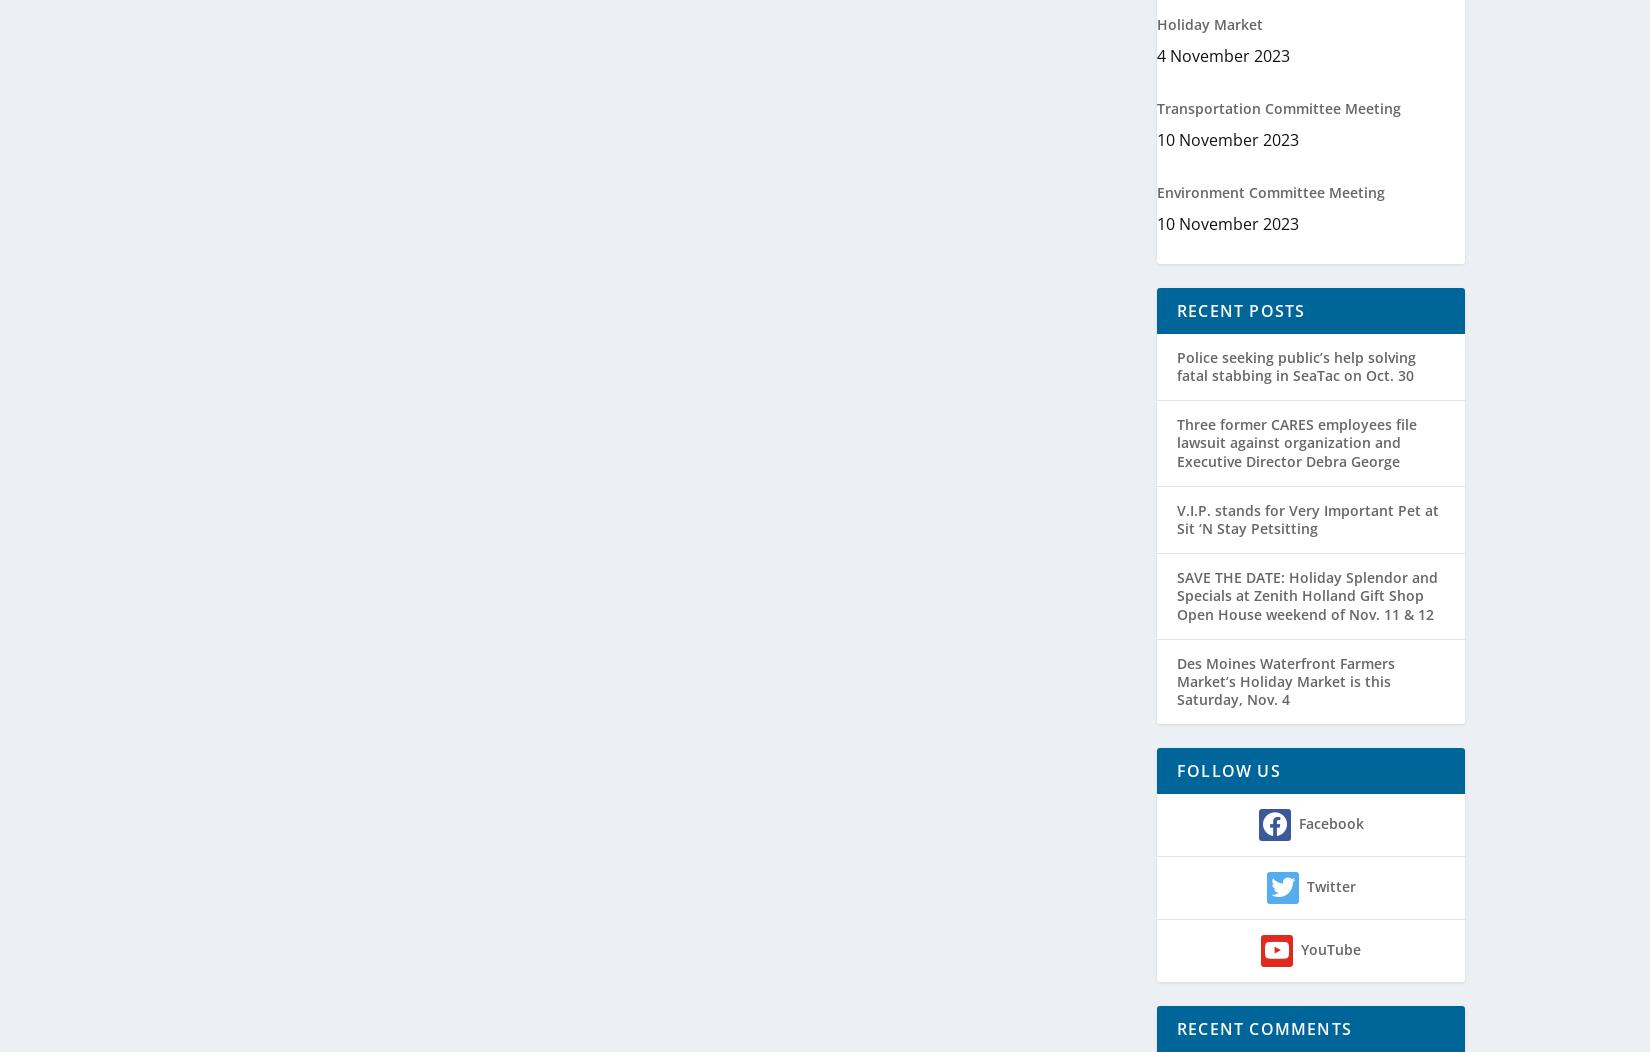 The image size is (1650, 1052). Describe the element at coordinates (1239, 309) in the screenshot. I see `'Recent Posts'` at that location.